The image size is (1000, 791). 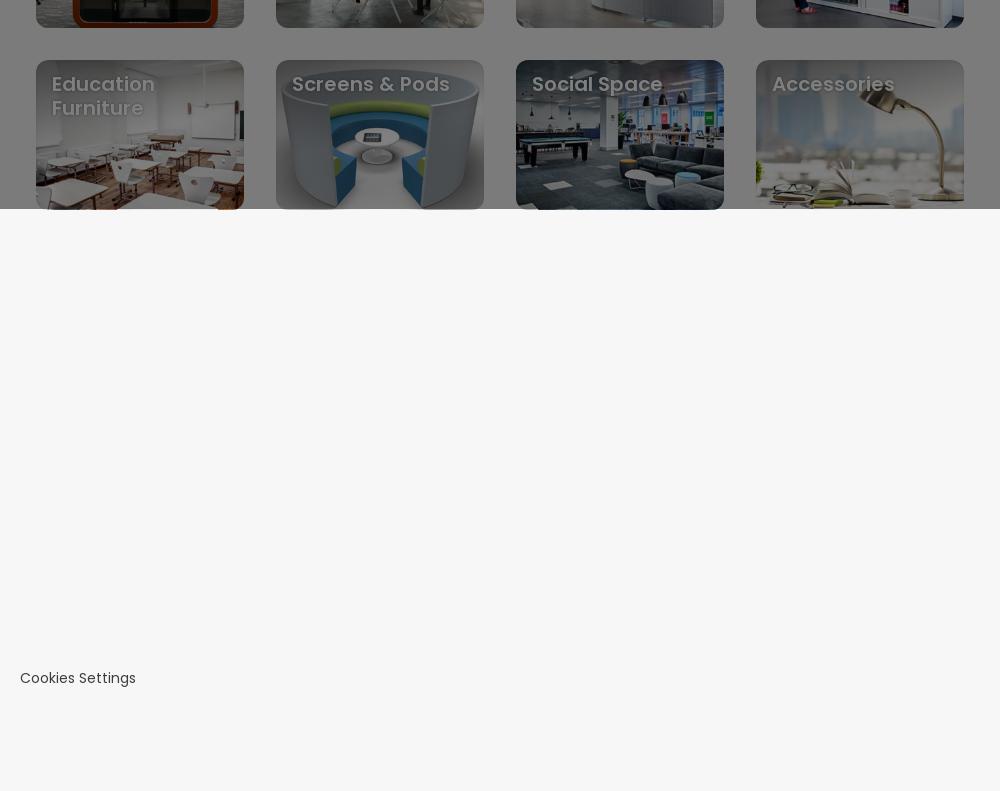 What do you see at coordinates (103, 442) in the screenshot?
I see `'Homepage'` at bounding box center [103, 442].